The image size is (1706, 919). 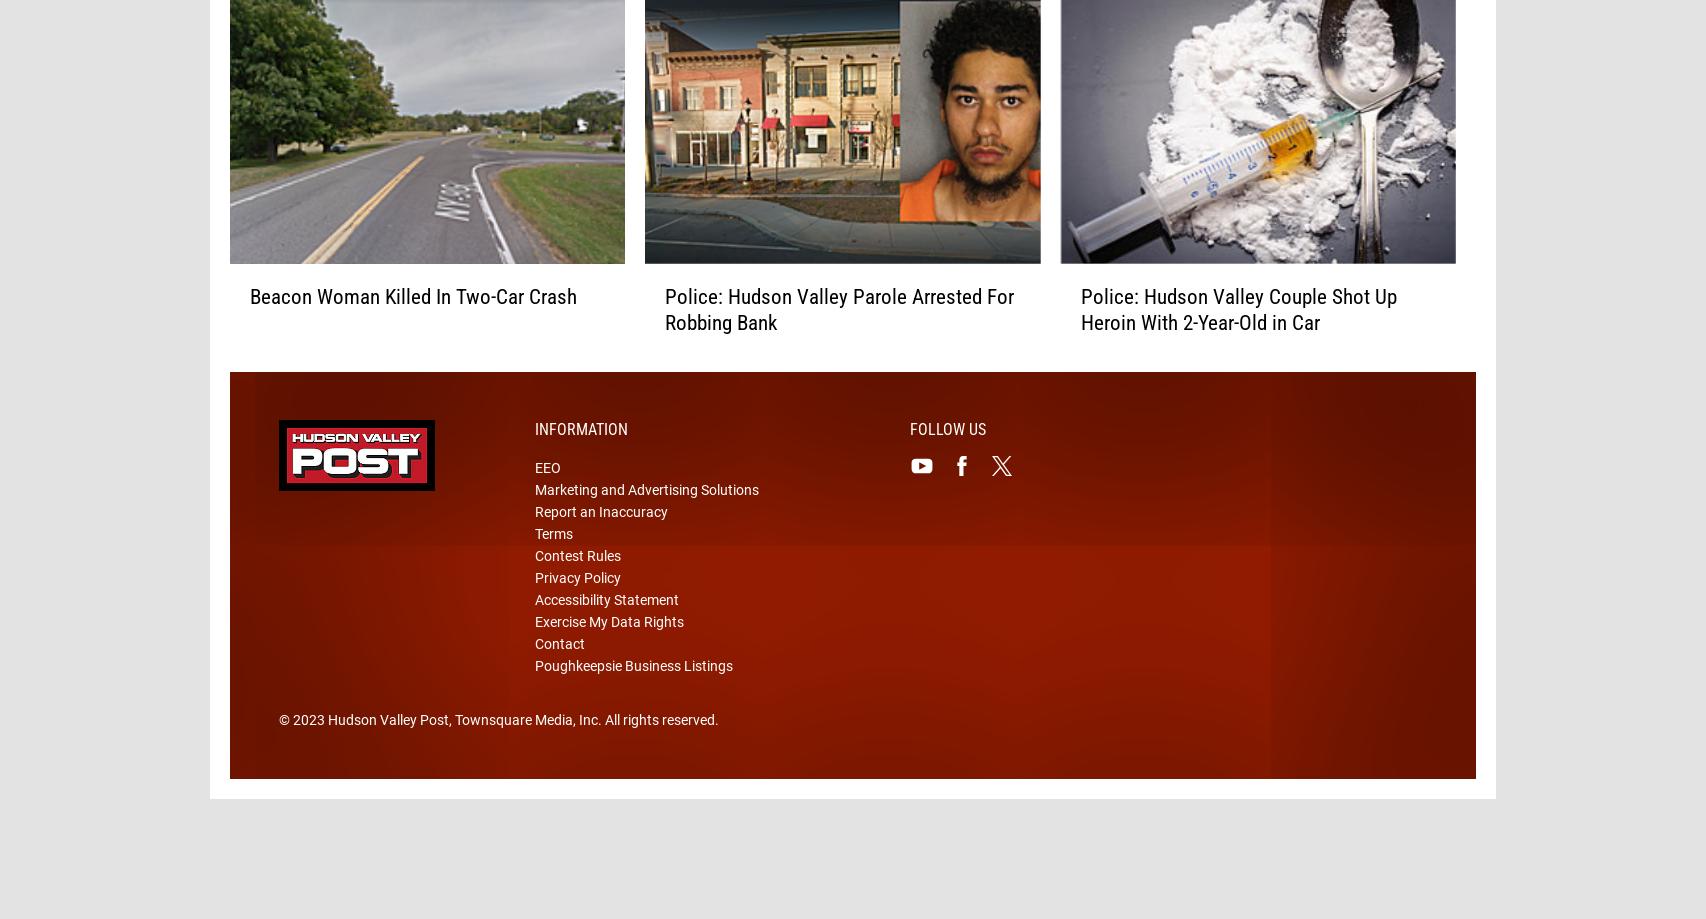 I want to click on 'Police: Hudson Valley Parole Arrested For Robbing Bank', so click(x=838, y=340).